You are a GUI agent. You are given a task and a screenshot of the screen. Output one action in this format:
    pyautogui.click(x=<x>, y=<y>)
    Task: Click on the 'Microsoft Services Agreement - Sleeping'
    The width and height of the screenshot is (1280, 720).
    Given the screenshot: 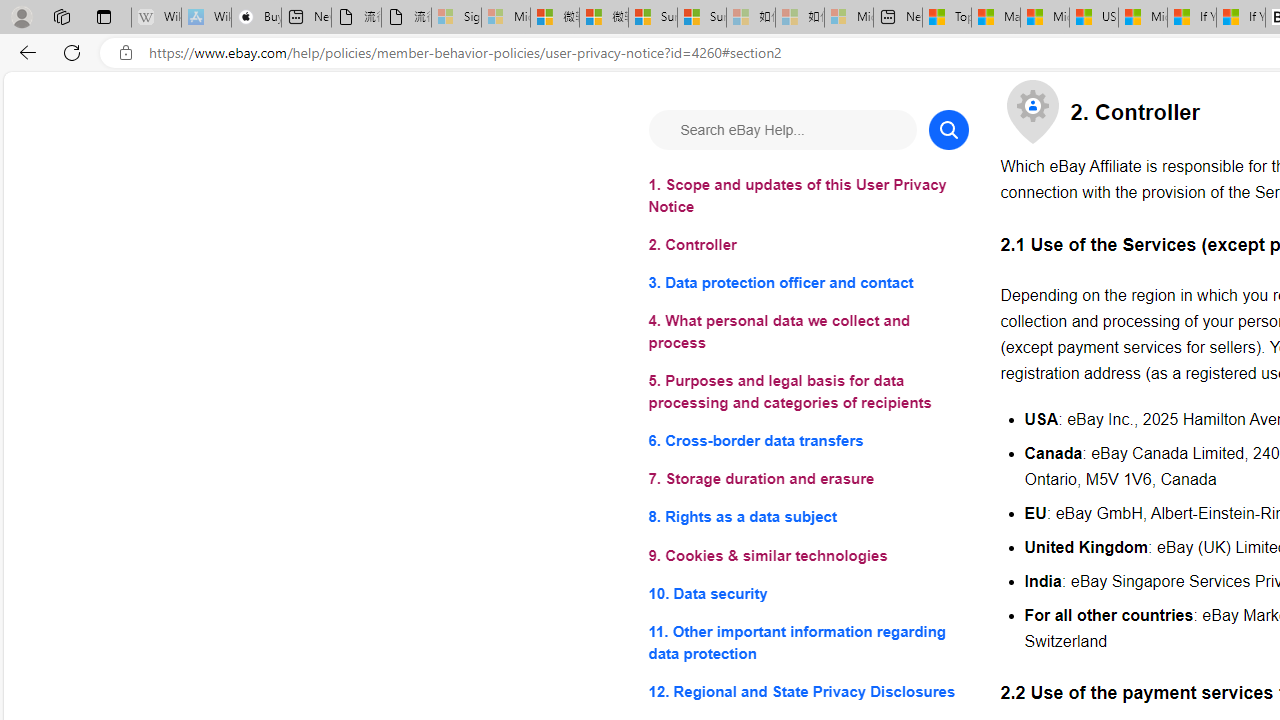 What is the action you would take?
    pyautogui.click(x=506, y=17)
    